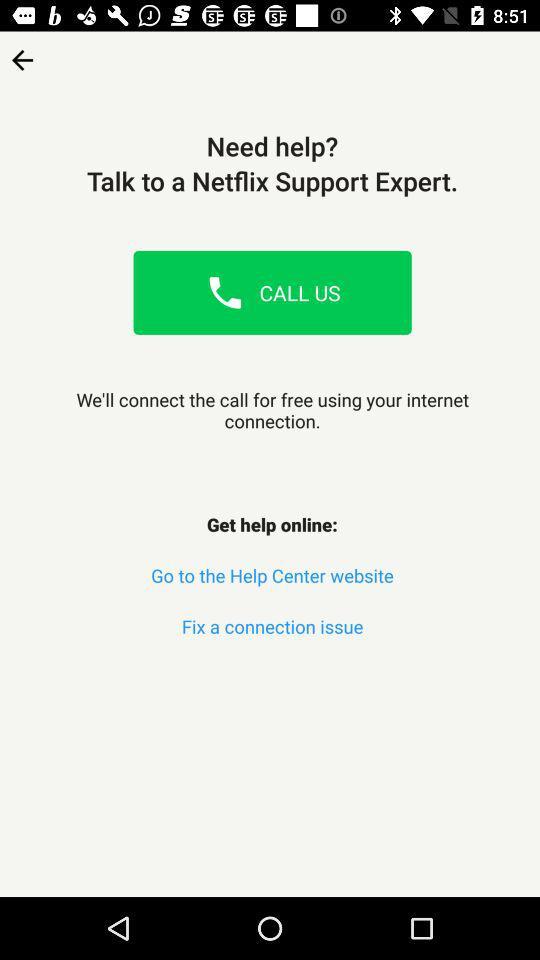  What do you see at coordinates (224, 291) in the screenshot?
I see `icon next to the call us icon` at bounding box center [224, 291].